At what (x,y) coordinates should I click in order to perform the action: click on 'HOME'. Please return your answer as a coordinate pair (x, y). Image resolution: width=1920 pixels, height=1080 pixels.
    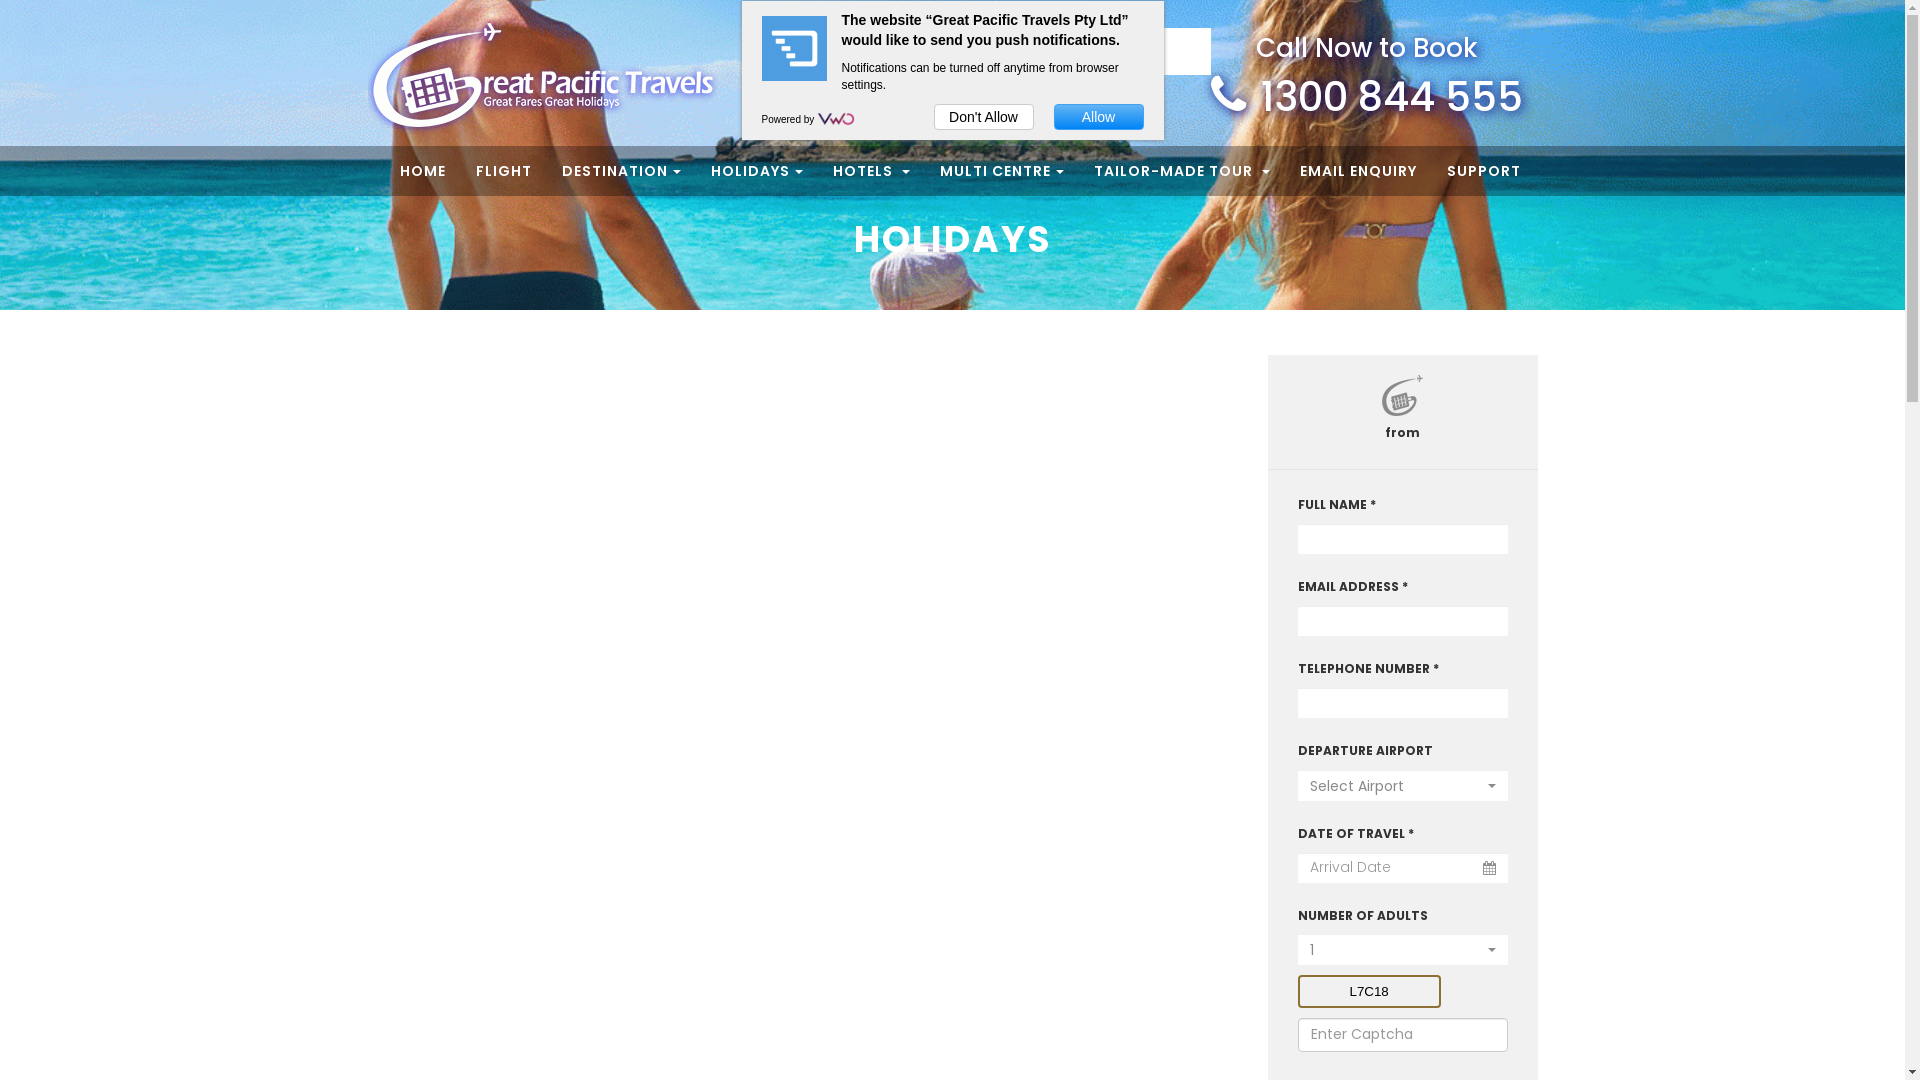
    Looking at the image, I should click on (399, 169).